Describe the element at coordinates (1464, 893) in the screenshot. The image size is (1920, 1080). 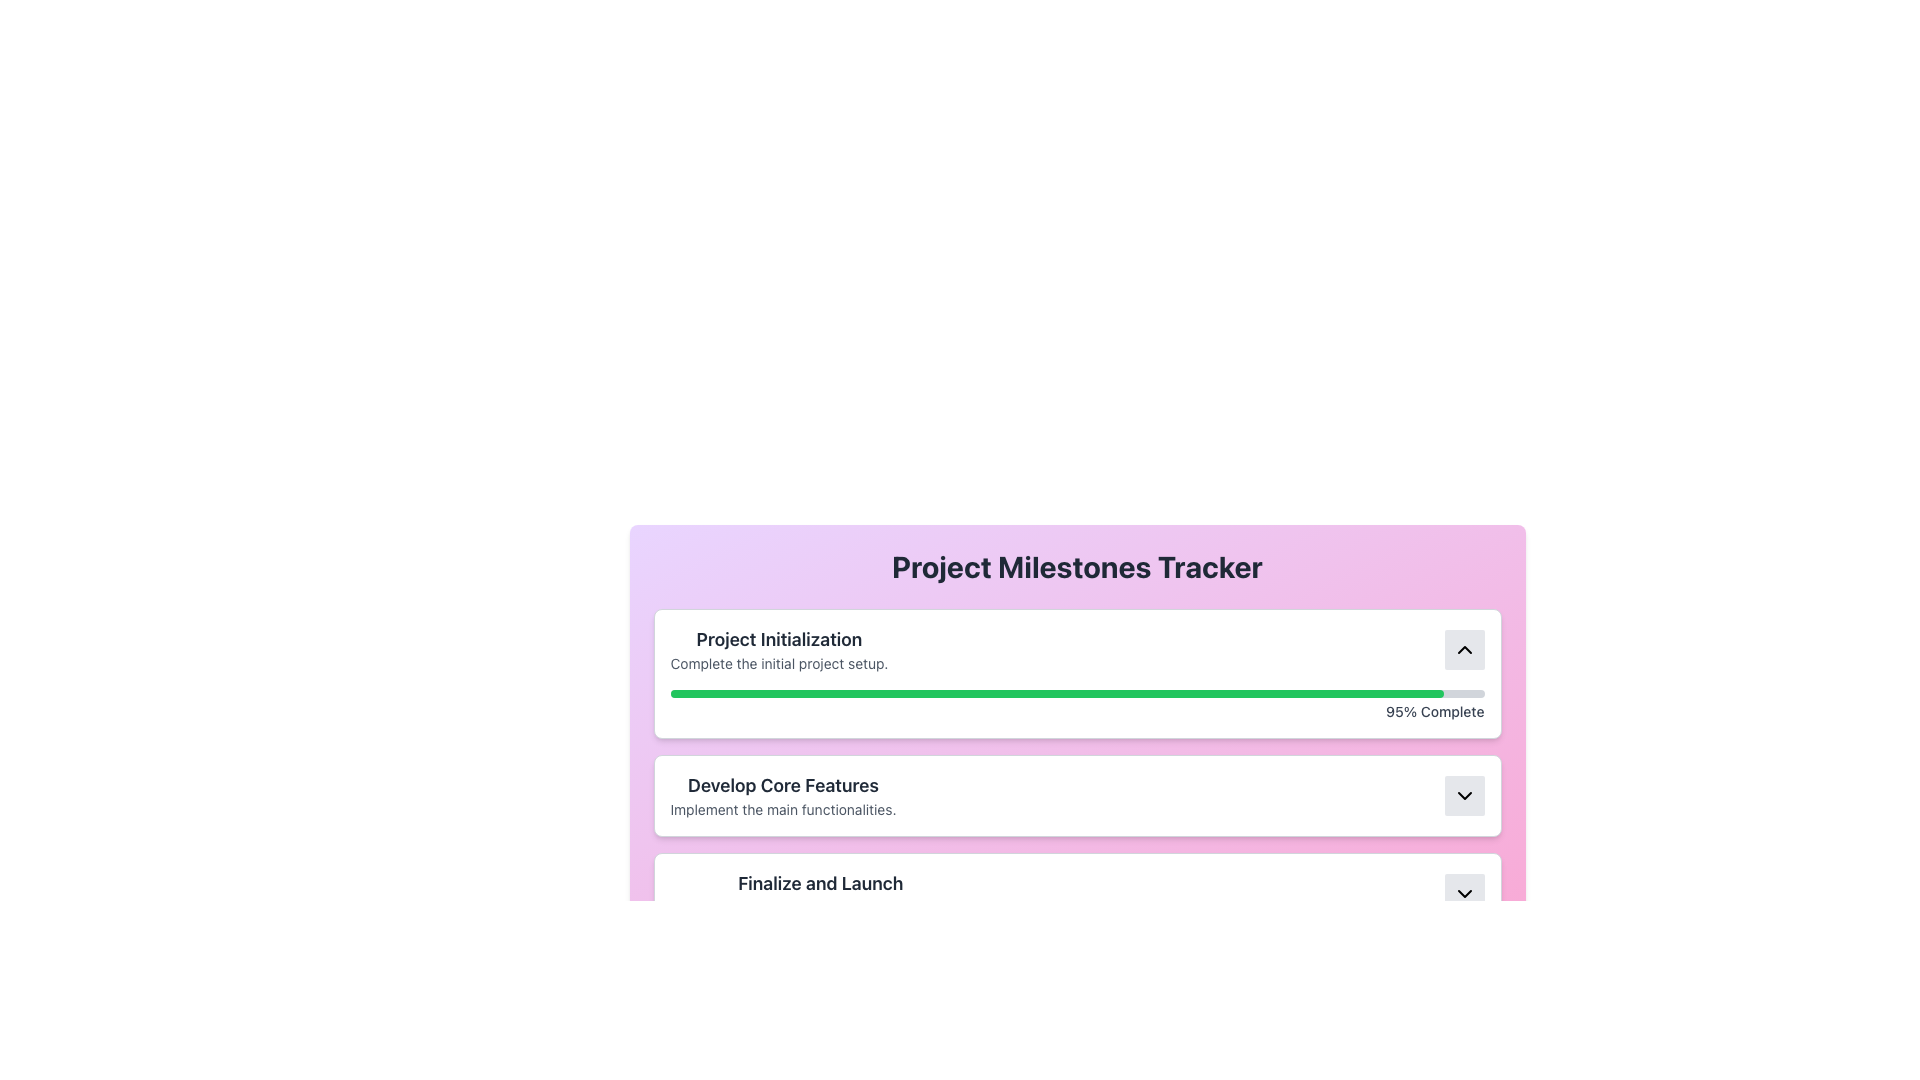
I see `the compact rectangular button with a light gray background and a downward-pointing chevron icon, located to the right of the 'Finalize and Launch' section` at that location.